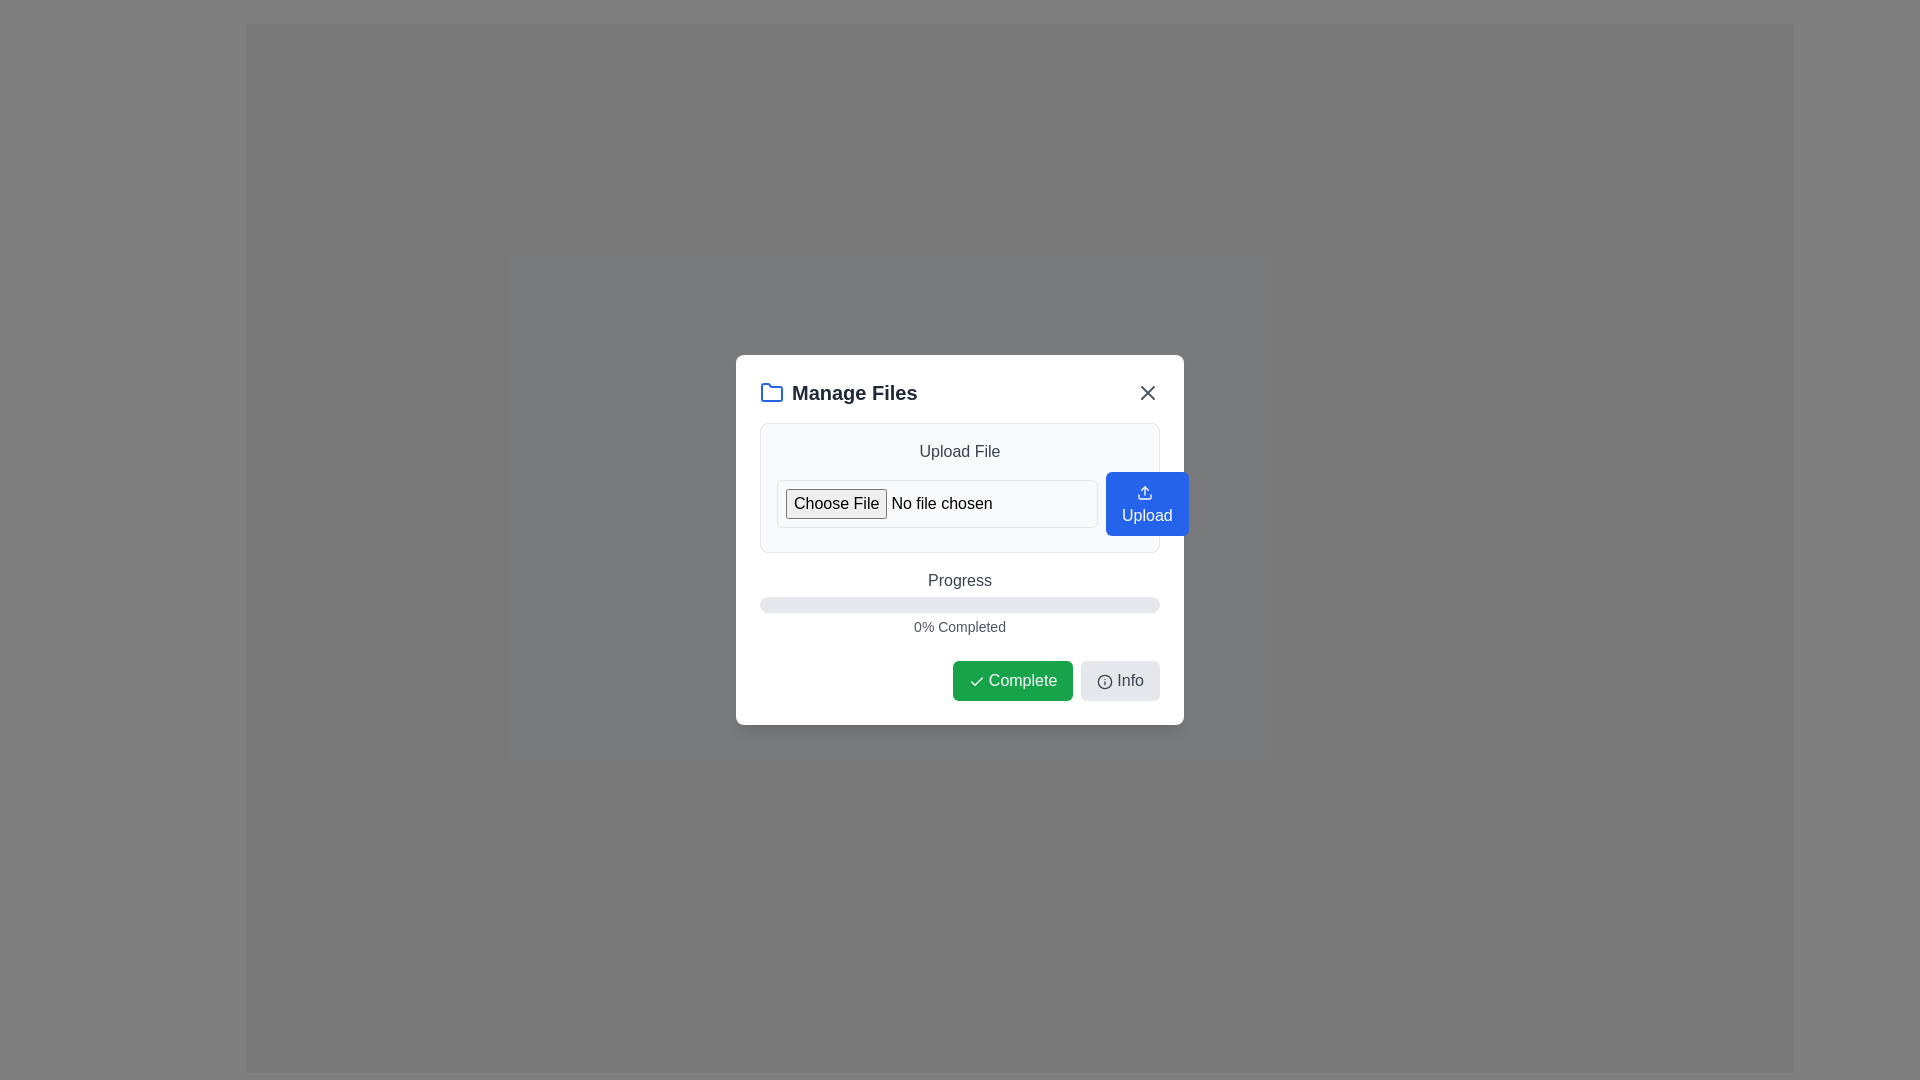  What do you see at coordinates (1012, 680) in the screenshot?
I see `the leftmost button in the bottom-right of the dialog box to confirm the completion of the current process` at bounding box center [1012, 680].